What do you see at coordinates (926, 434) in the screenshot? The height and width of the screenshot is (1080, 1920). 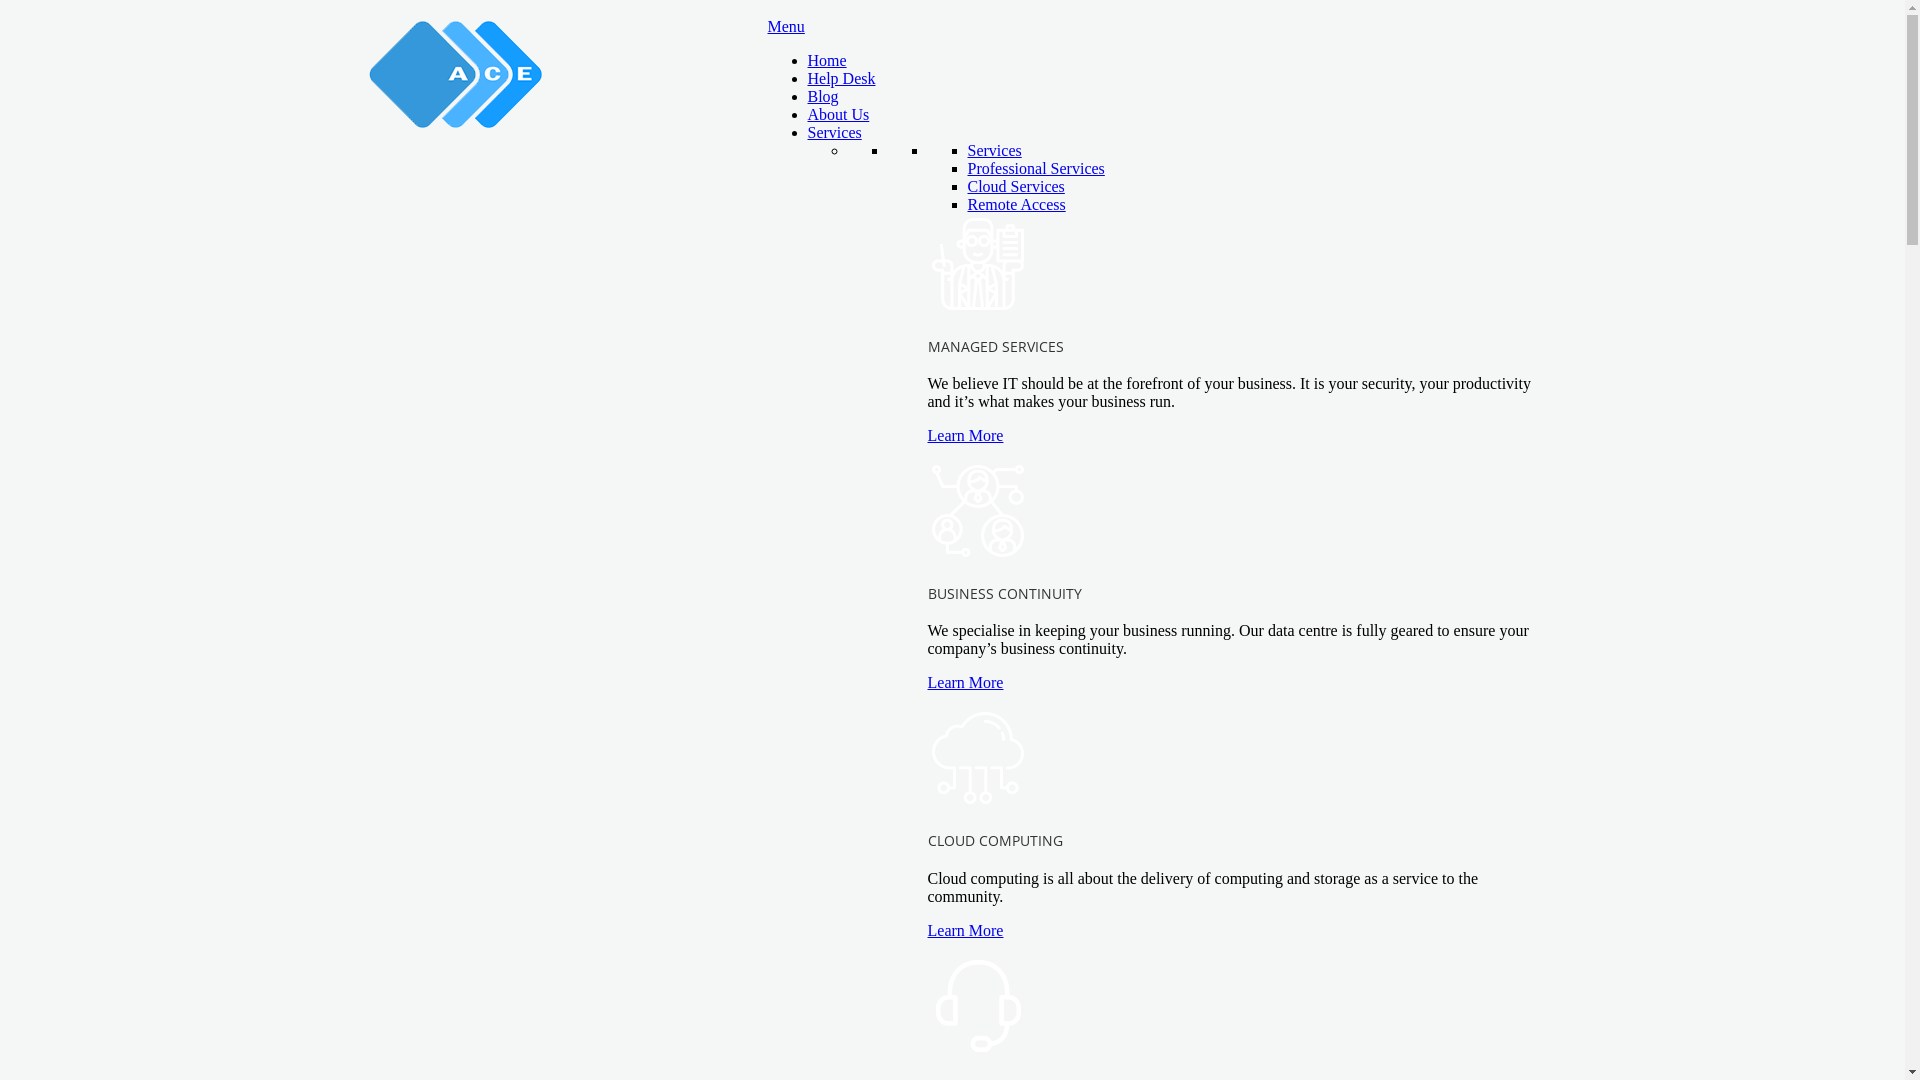 I see `'Learn More'` at bounding box center [926, 434].